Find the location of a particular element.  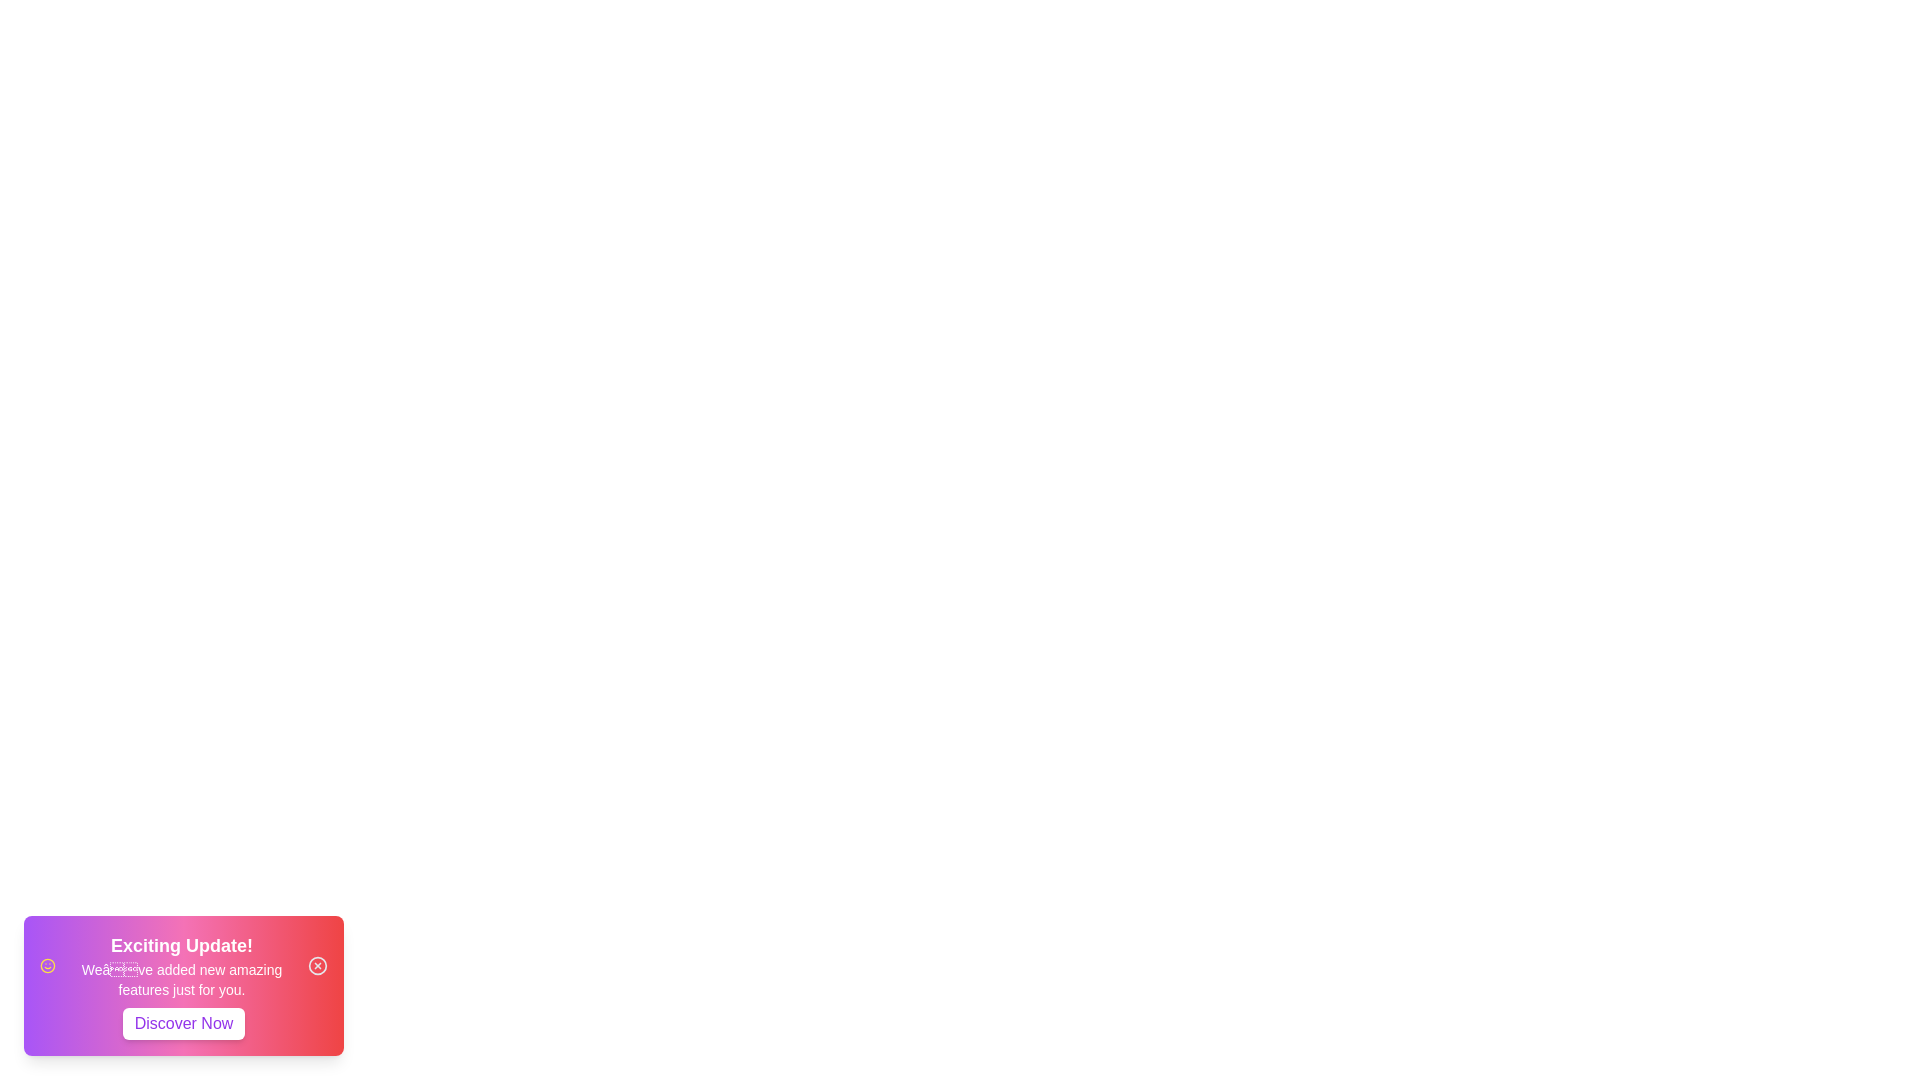

the 'Discover Now' button to trigger the action is located at coordinates (183, 1023).